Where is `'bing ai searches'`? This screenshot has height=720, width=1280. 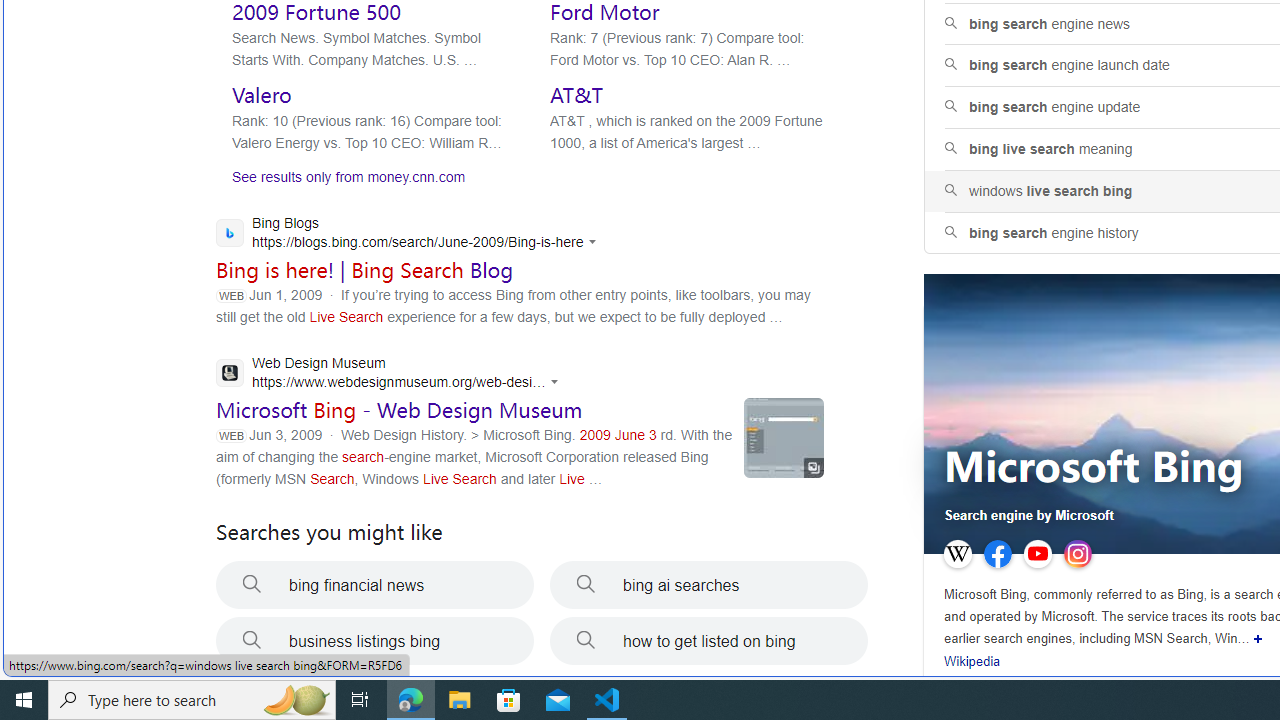 'bing ai searches' is located at coordinates (709, 585).